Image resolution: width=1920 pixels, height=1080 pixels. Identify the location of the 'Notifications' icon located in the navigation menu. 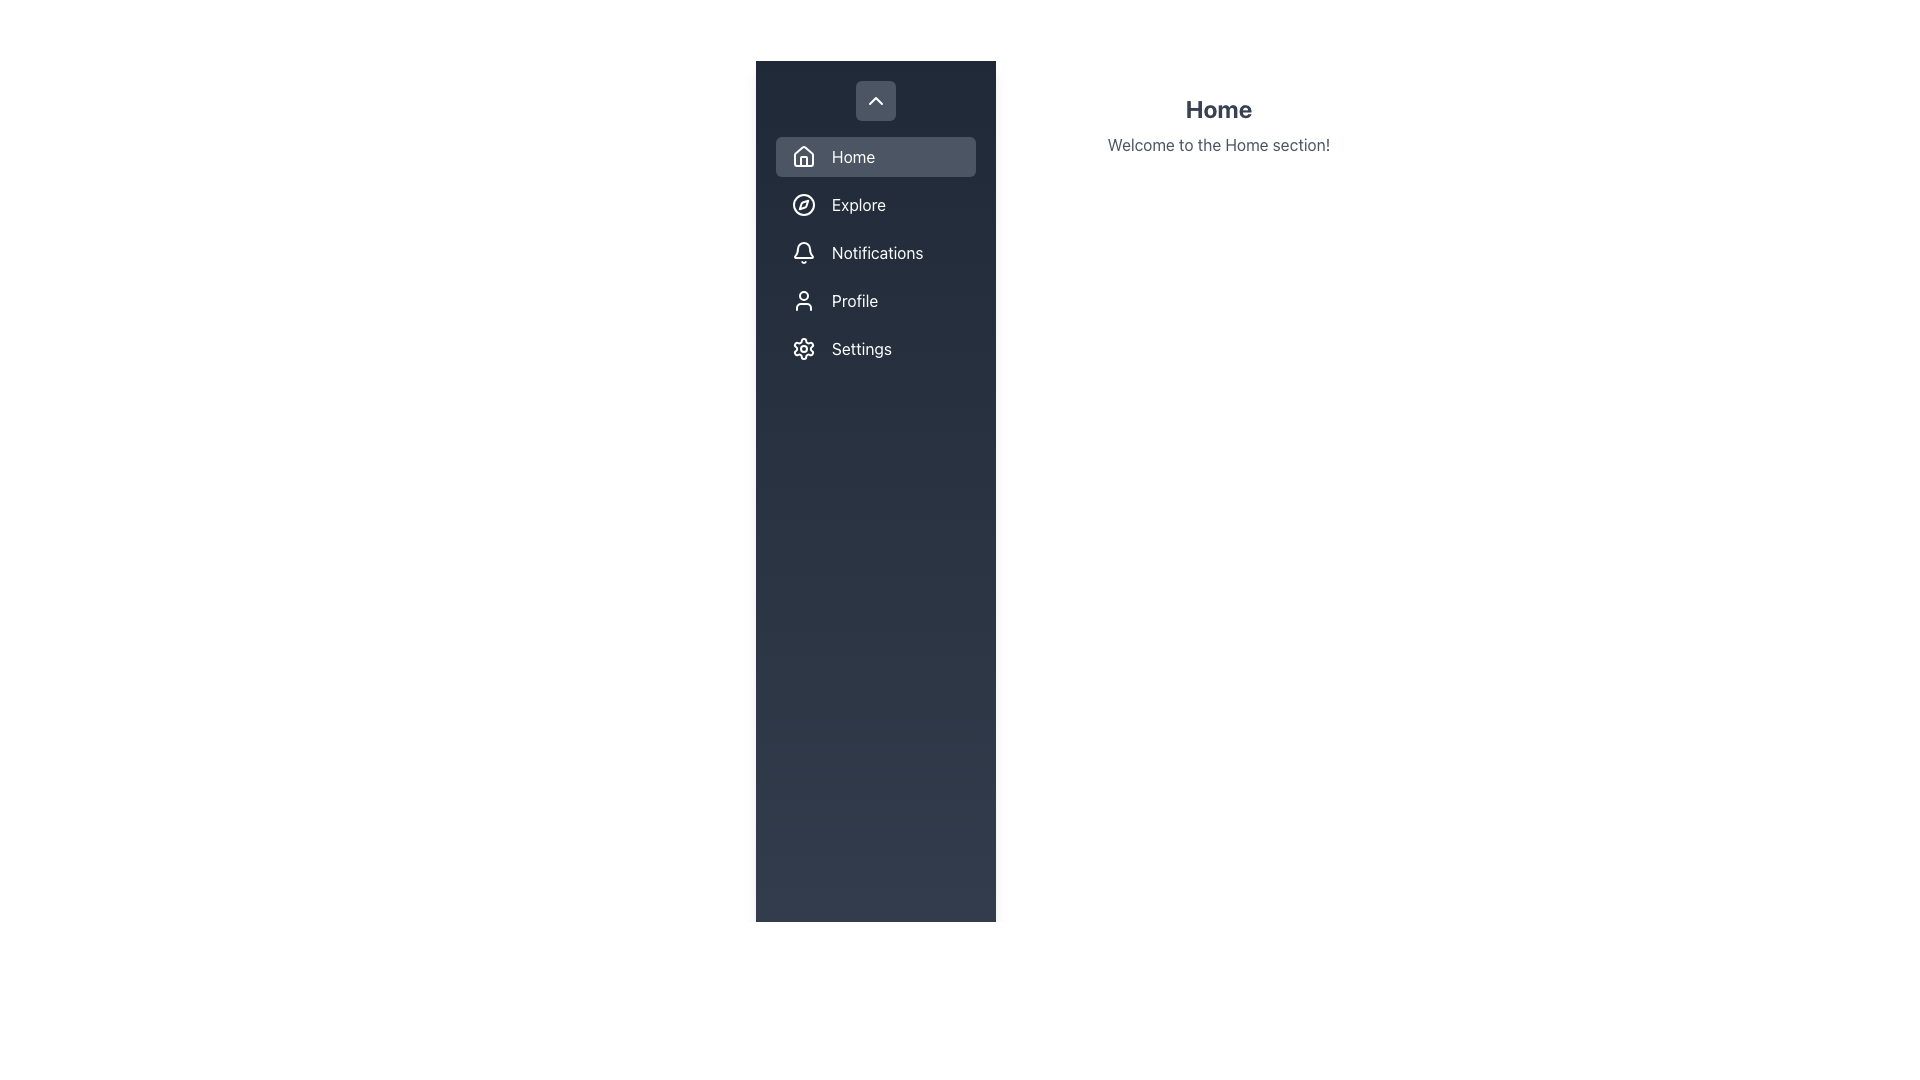
(804, 252).